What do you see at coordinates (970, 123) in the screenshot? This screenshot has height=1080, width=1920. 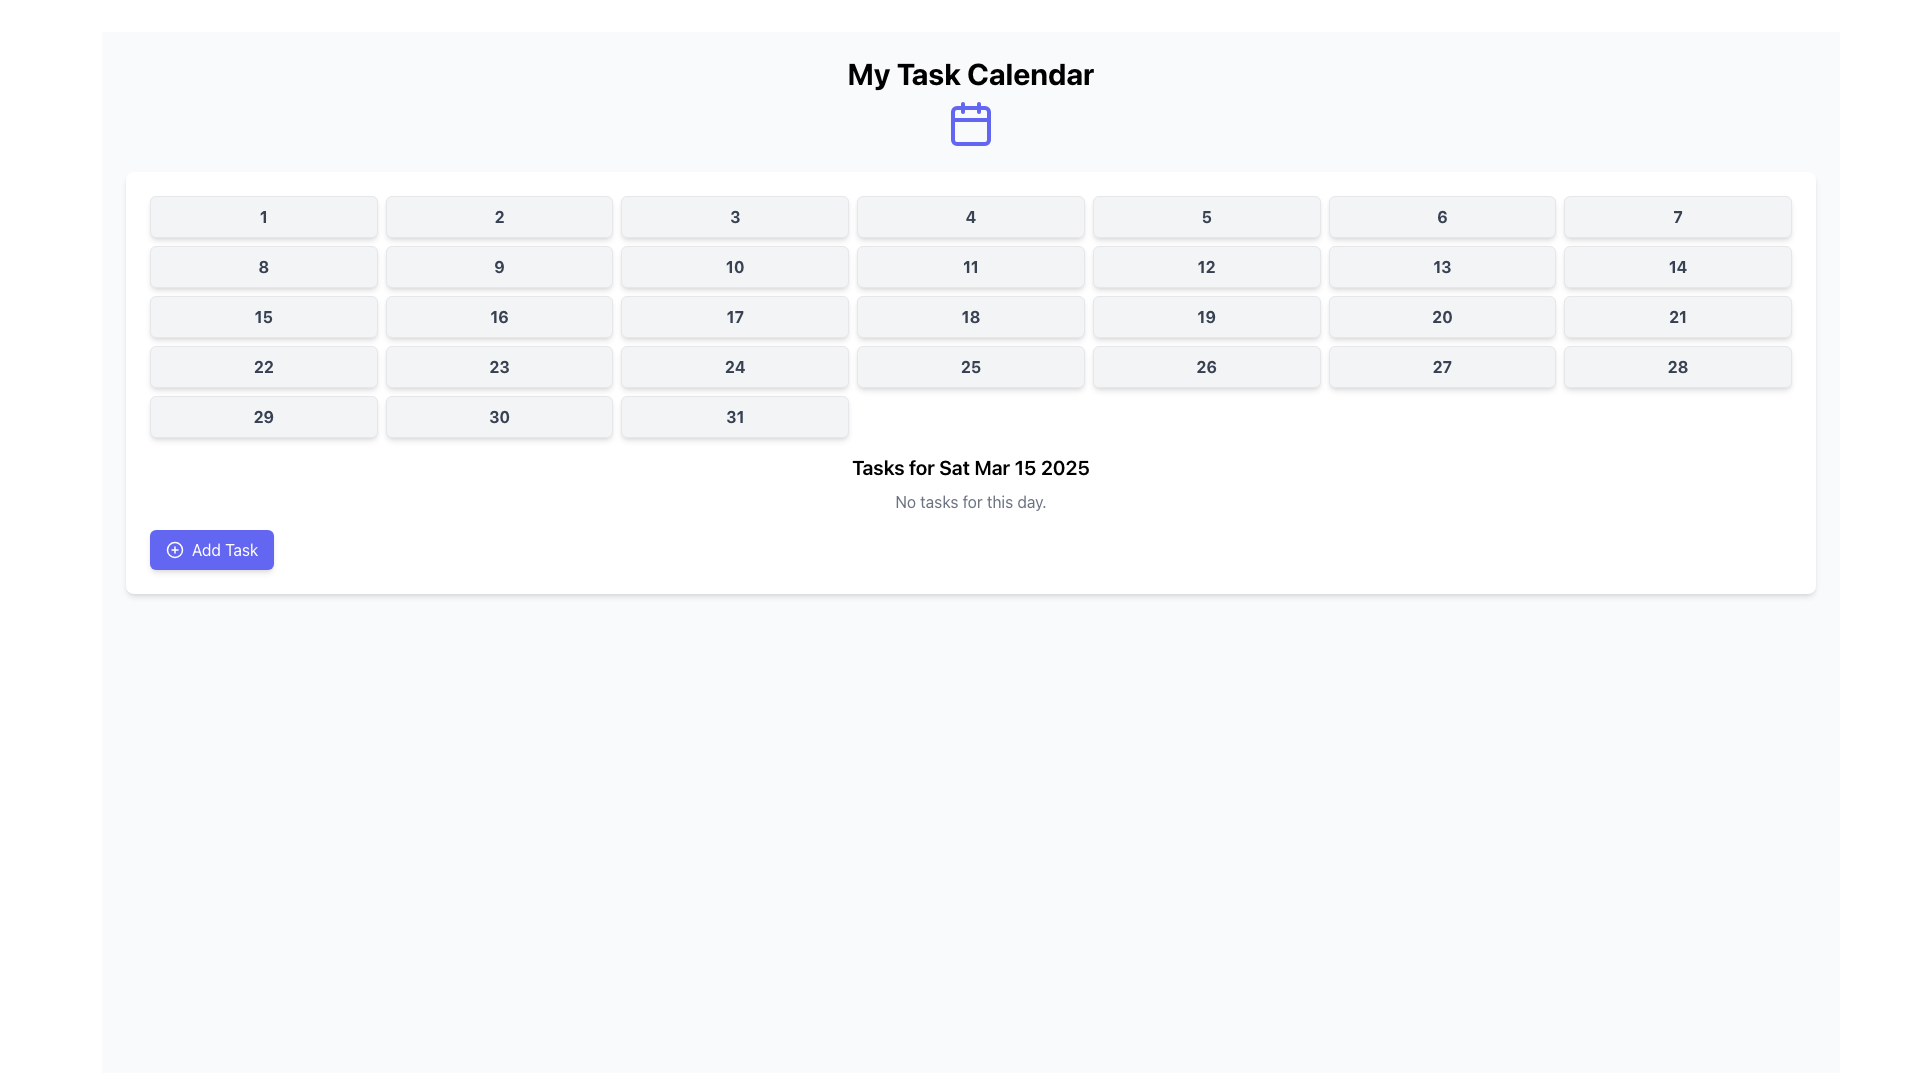 I see `the calendar icon with a purple stroke located beneath the 'My Task Calendar' text` at bounding box center [970, 123].